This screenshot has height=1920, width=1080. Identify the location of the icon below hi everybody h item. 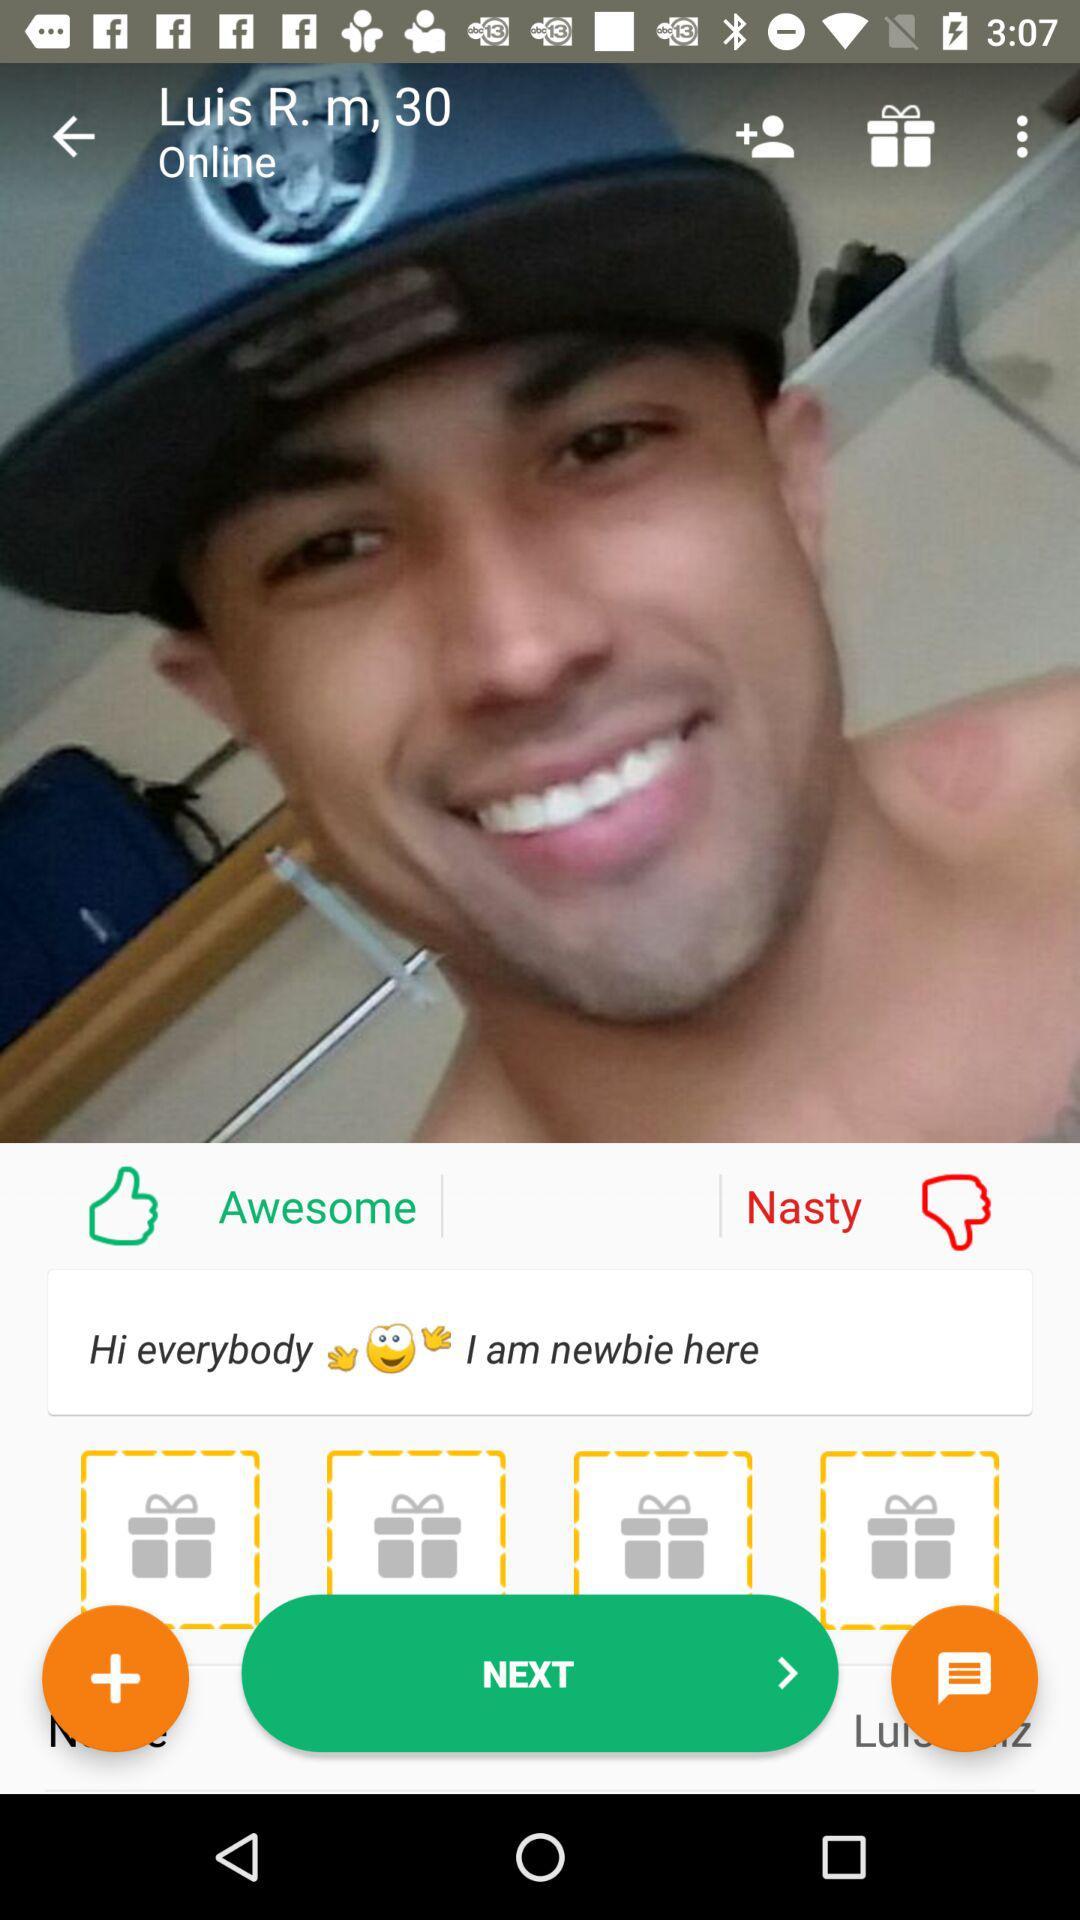
(415, 1538).